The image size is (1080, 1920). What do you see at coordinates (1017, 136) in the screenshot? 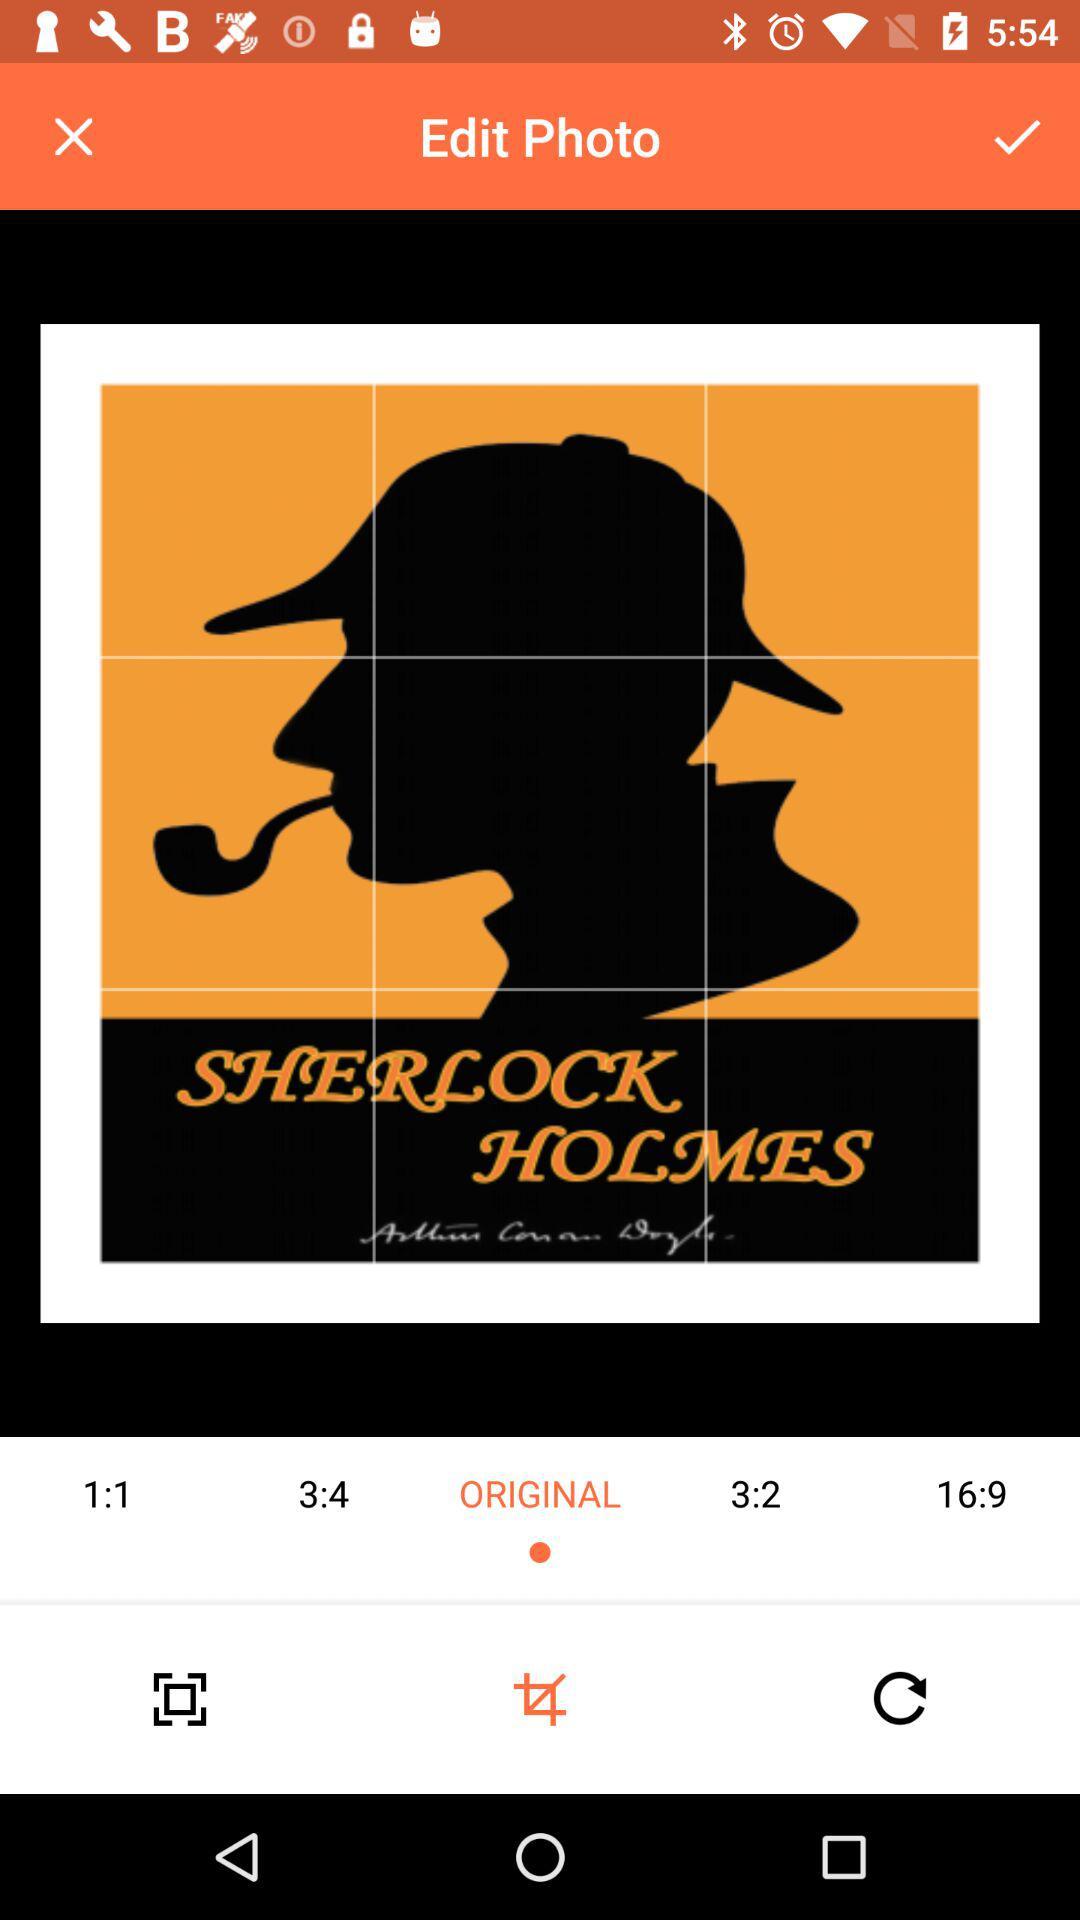
I see `tick on the right corner` at bounding box center [1017, 136].